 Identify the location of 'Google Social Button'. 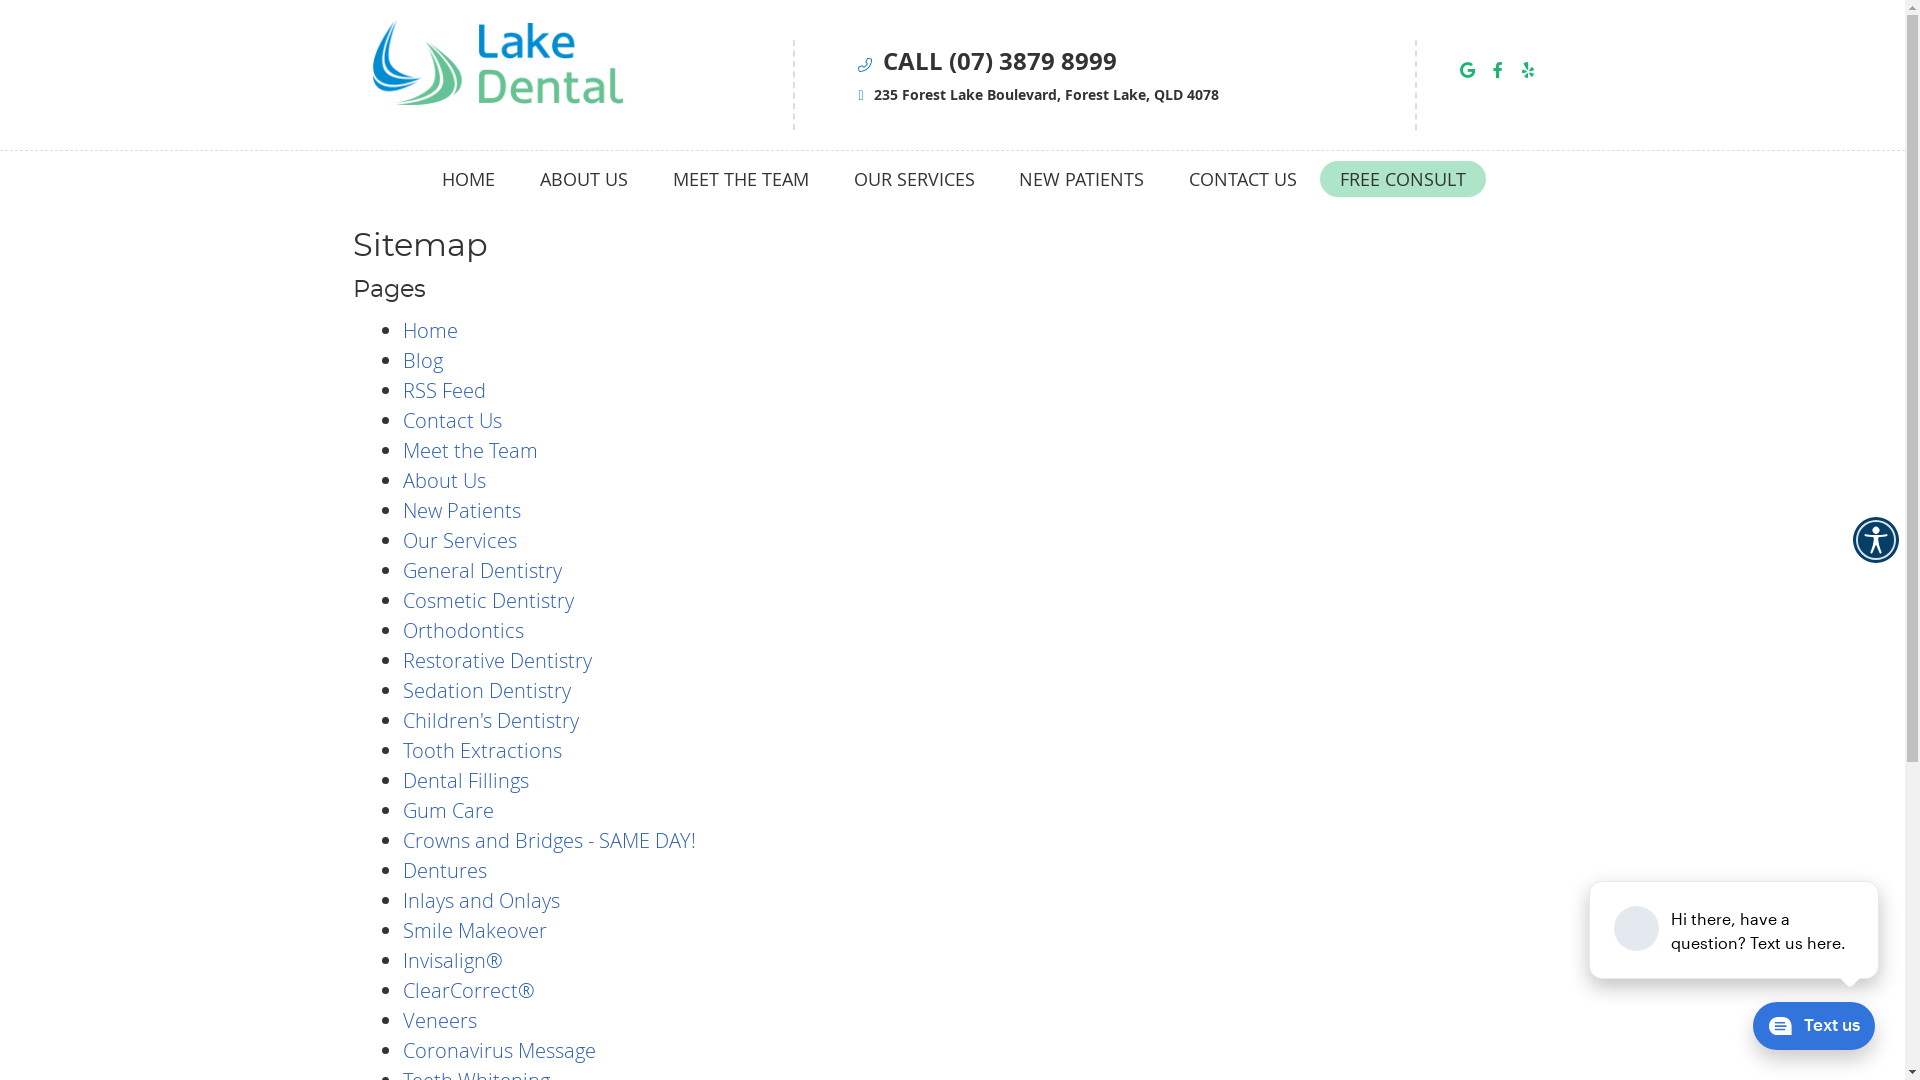
(1468, 68).